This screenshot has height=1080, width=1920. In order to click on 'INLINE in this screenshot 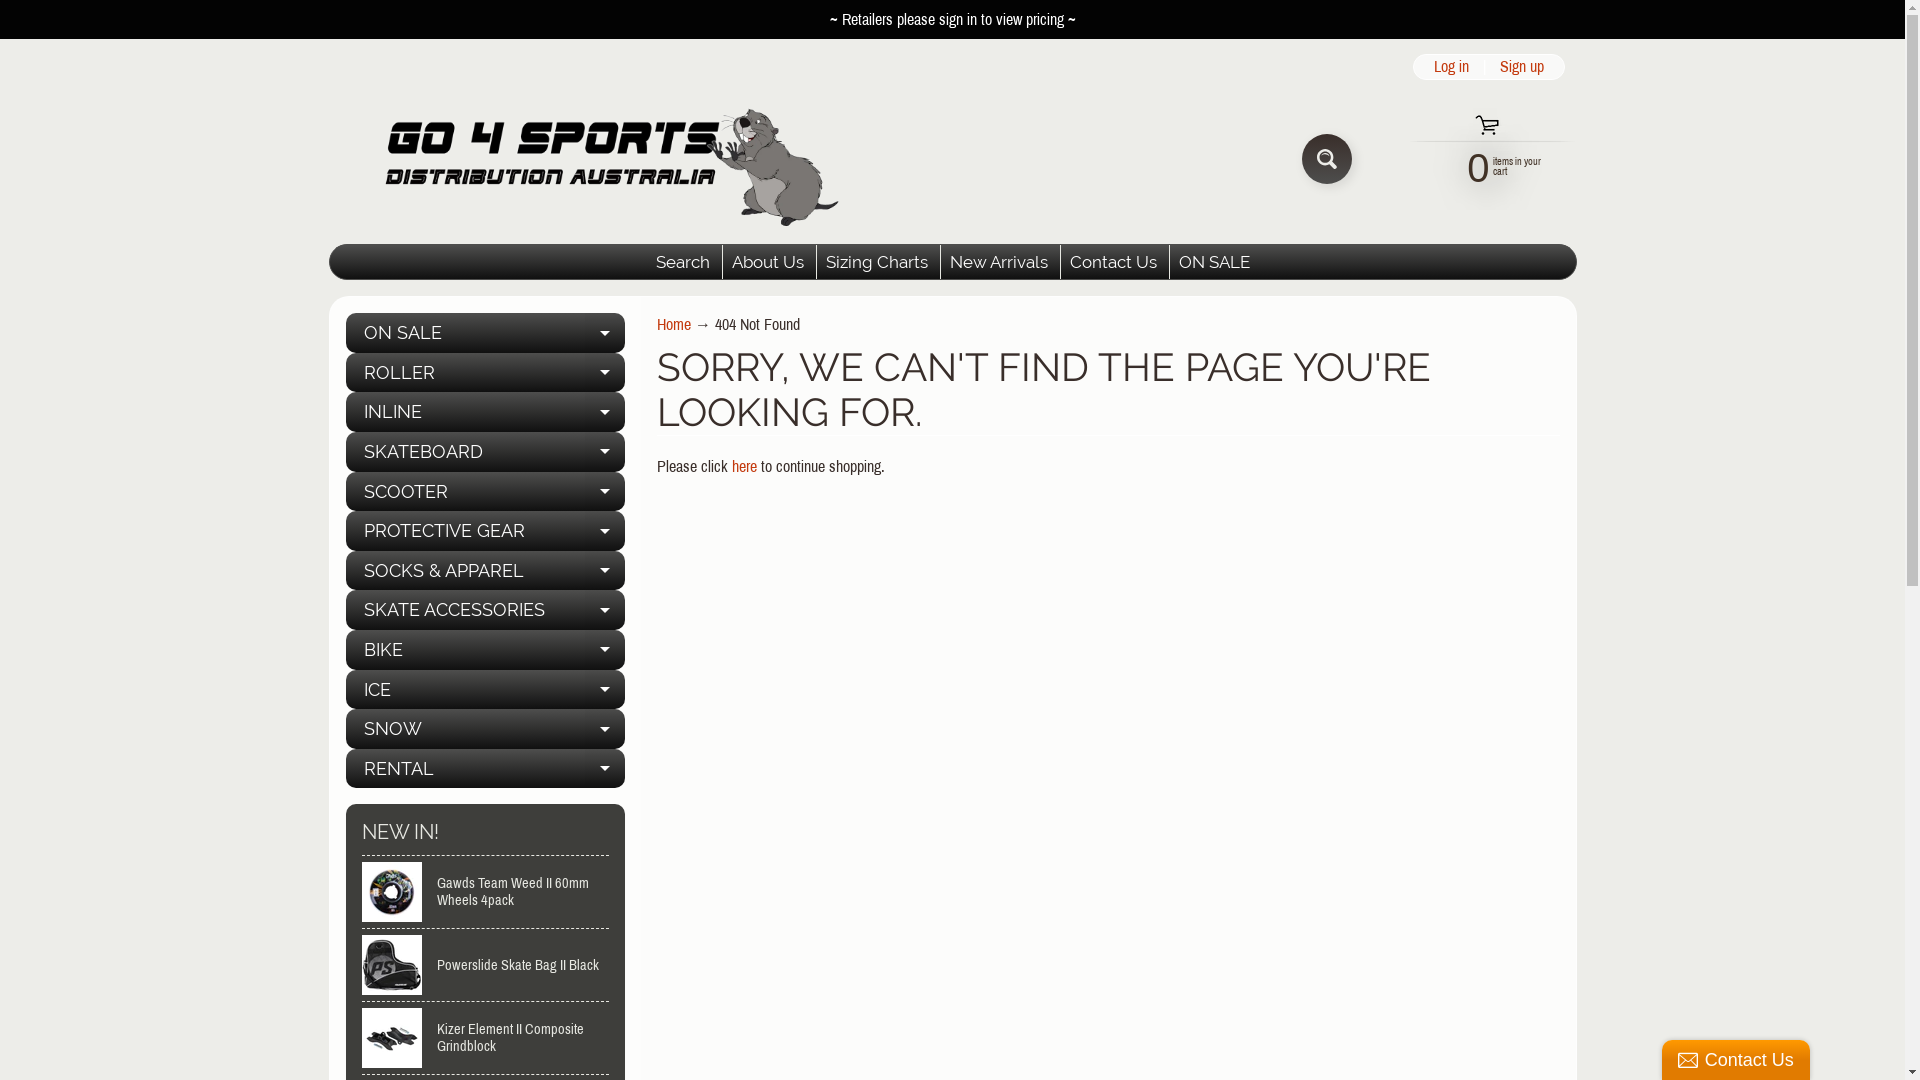, I will do `click(485, 411)`.